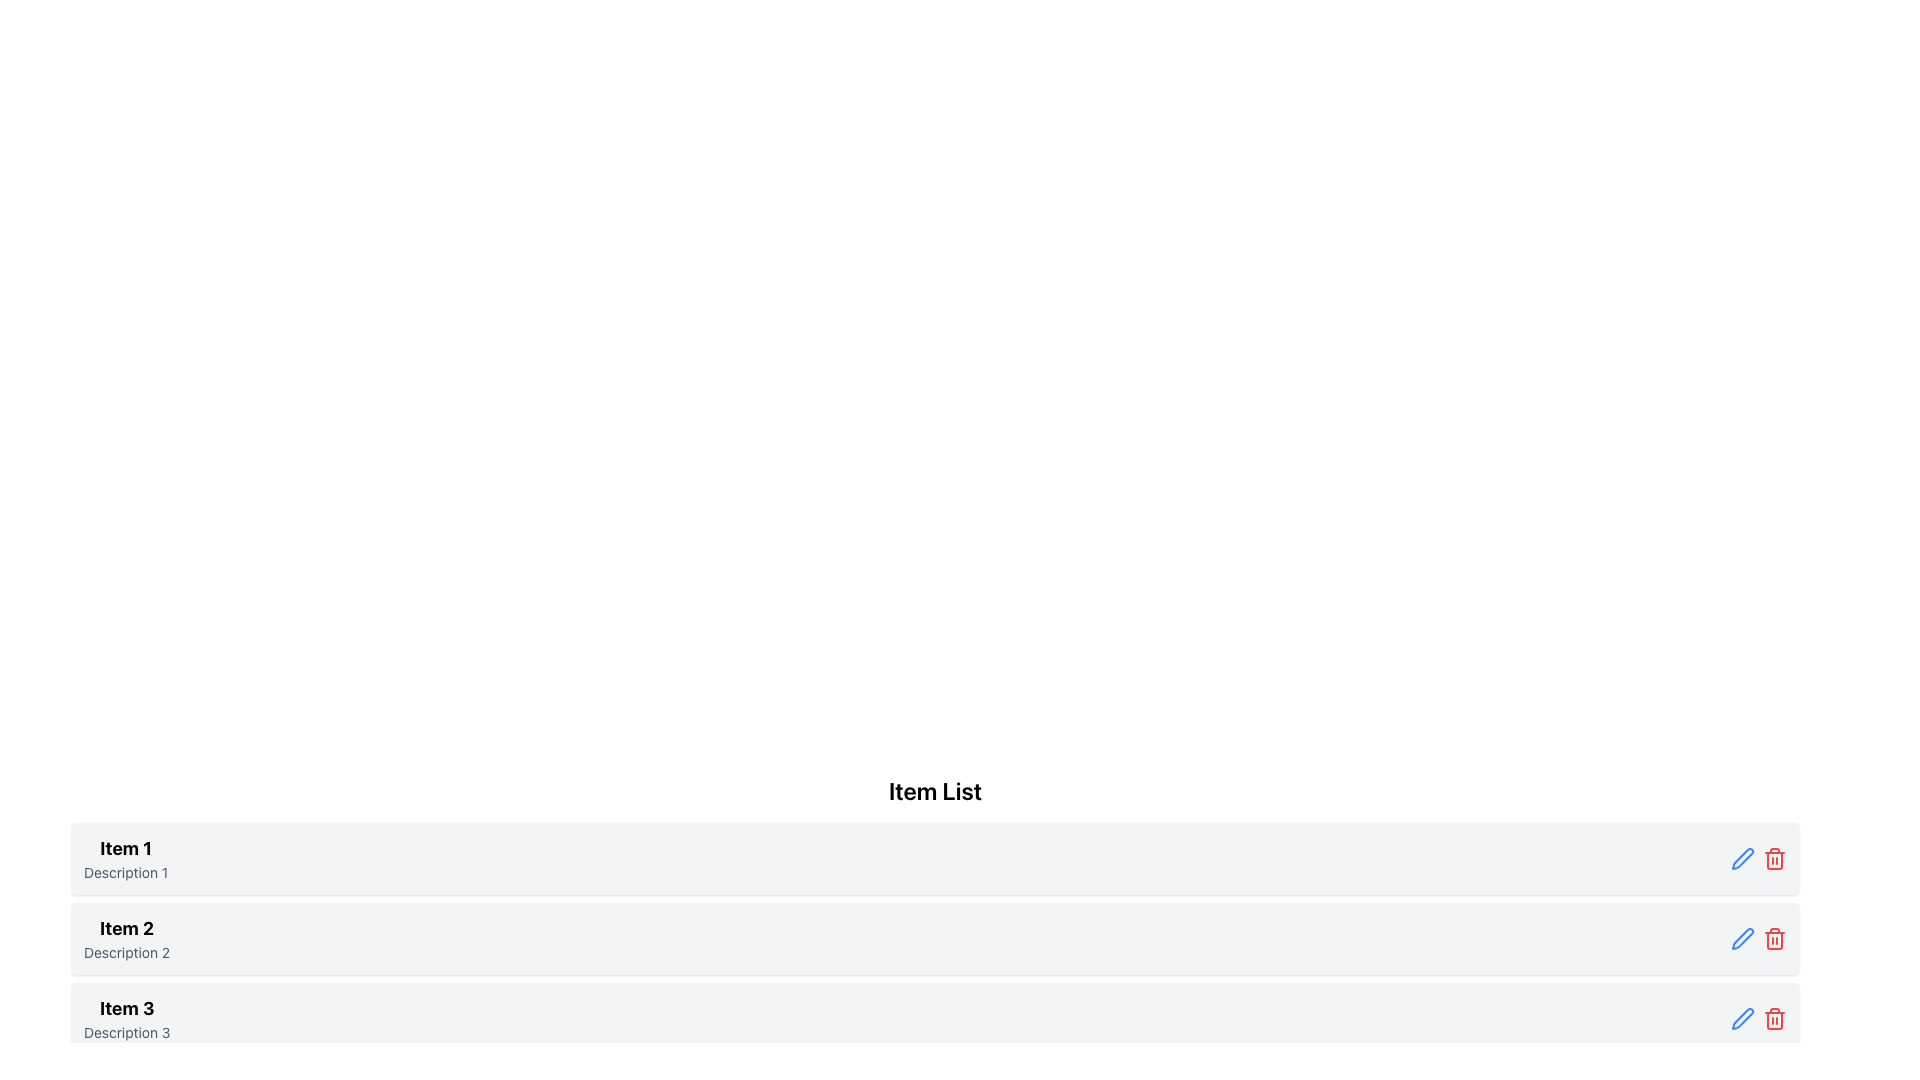 The width and height of the screenshot is (1920, 1080). I want to click on the bold text label reading 'Item 2', which is the second item in a vertically aligned list, positioned above 'Description 2' and below 'Item 1', so click(126, 929).